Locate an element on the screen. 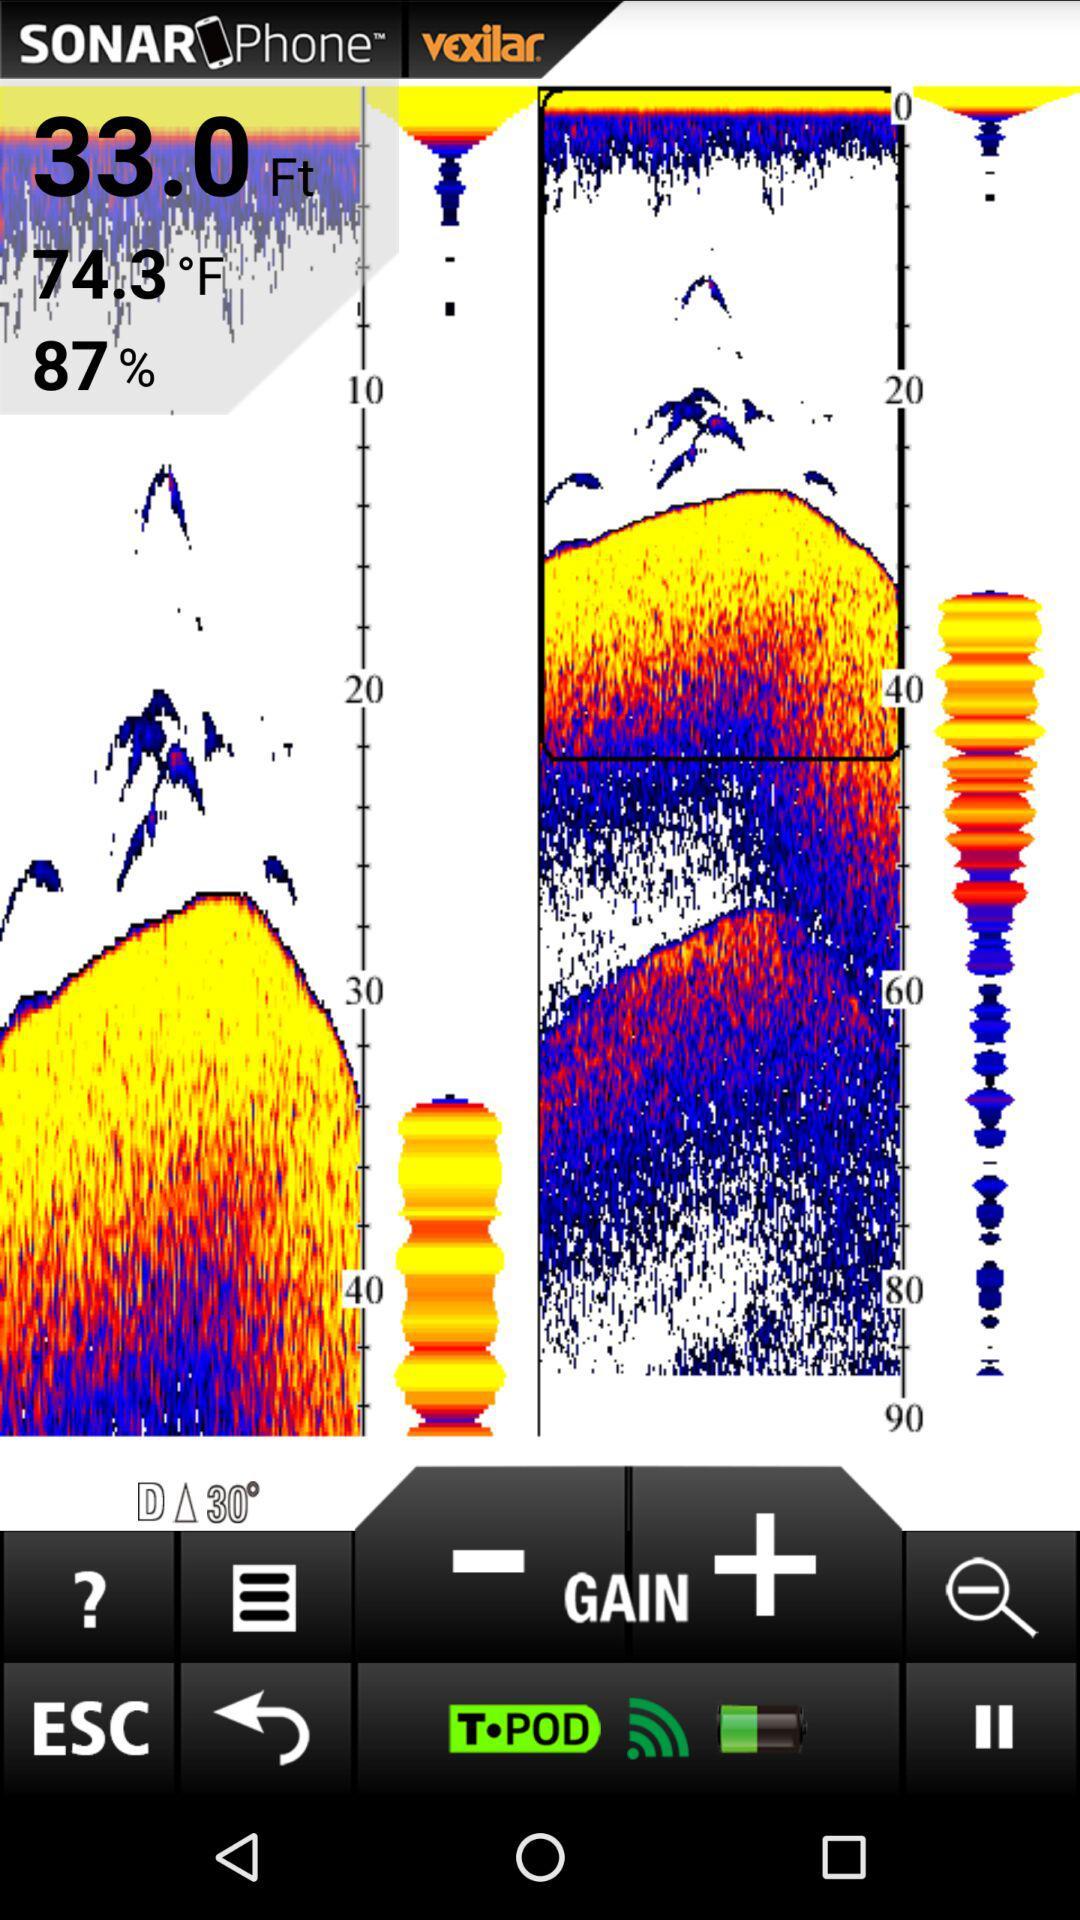 The height and width of the screenshot is (1920, 1080). back is located at coordinates (264, 1727).